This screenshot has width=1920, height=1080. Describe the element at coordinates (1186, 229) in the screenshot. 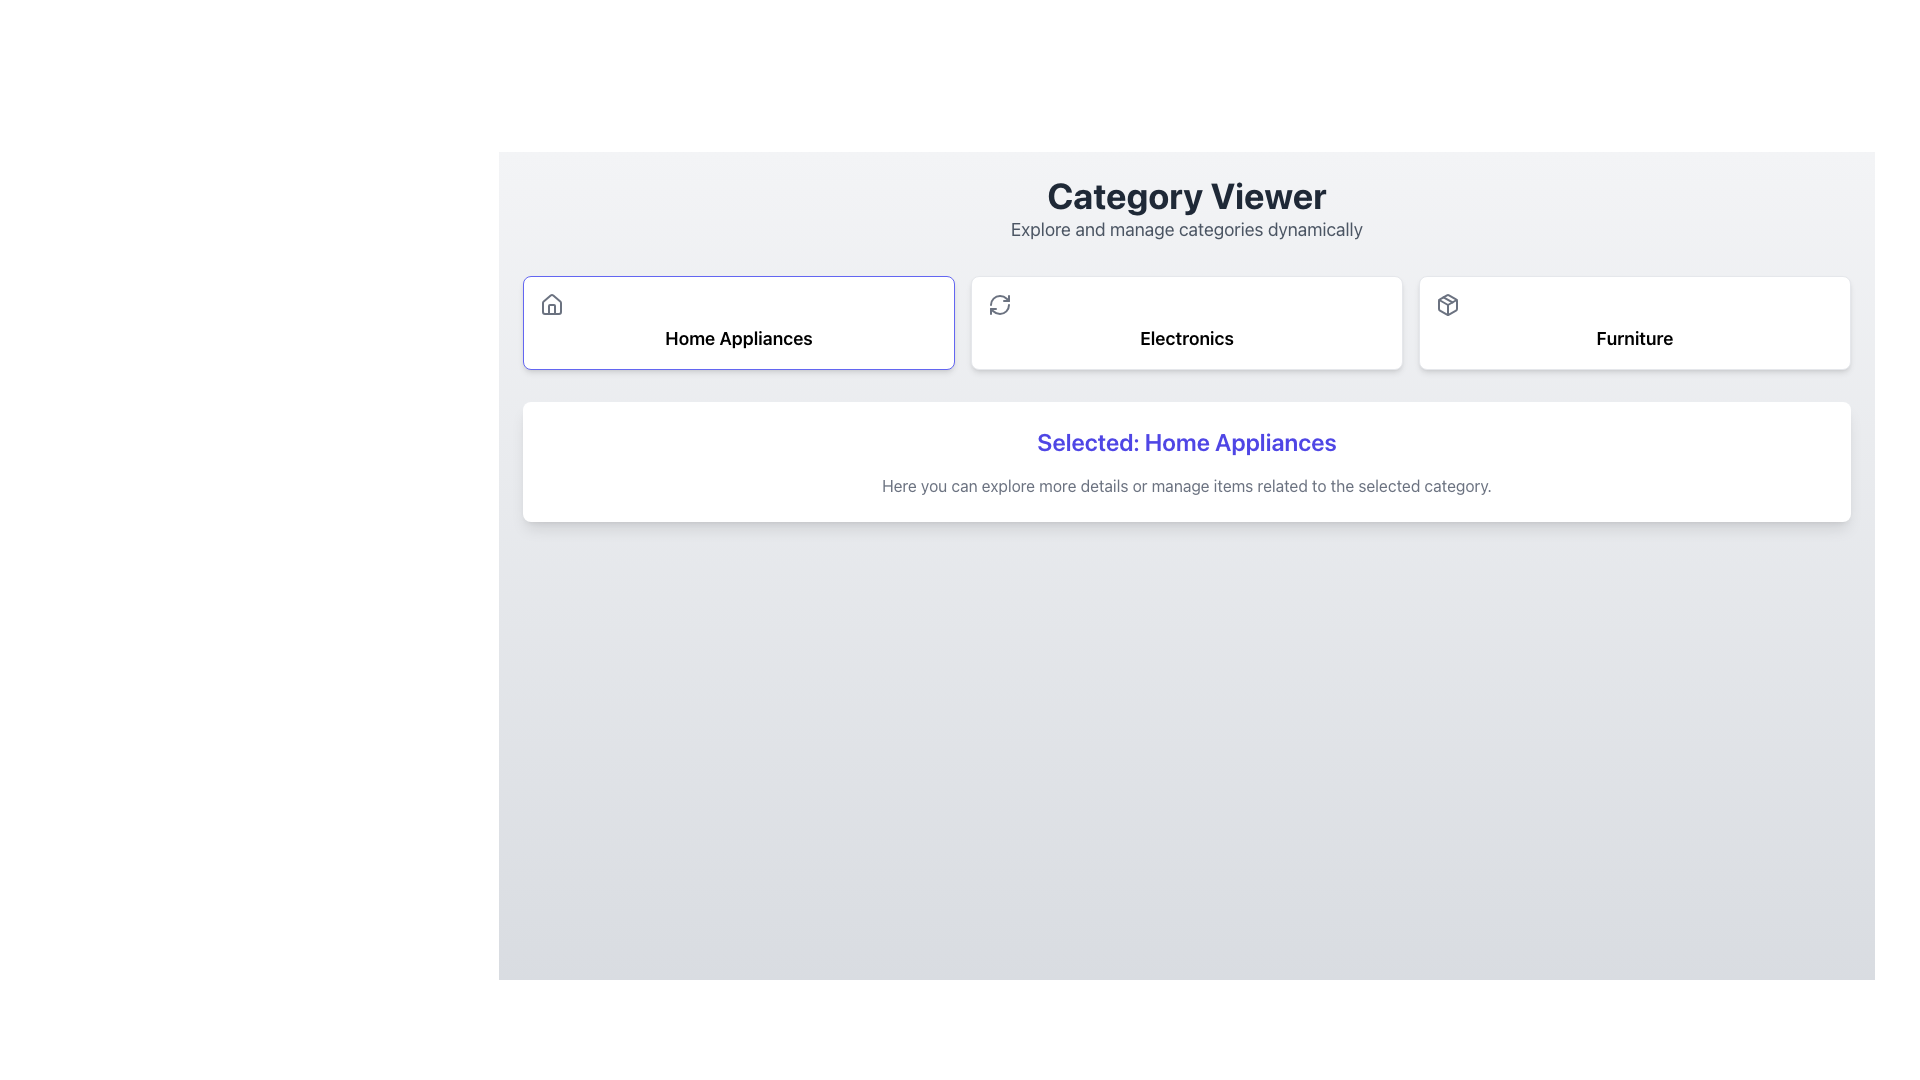

I see `the Text Label that provides additional context or explanation to the main heading, positioned directly below the title 'Category Viewer'` at that location.